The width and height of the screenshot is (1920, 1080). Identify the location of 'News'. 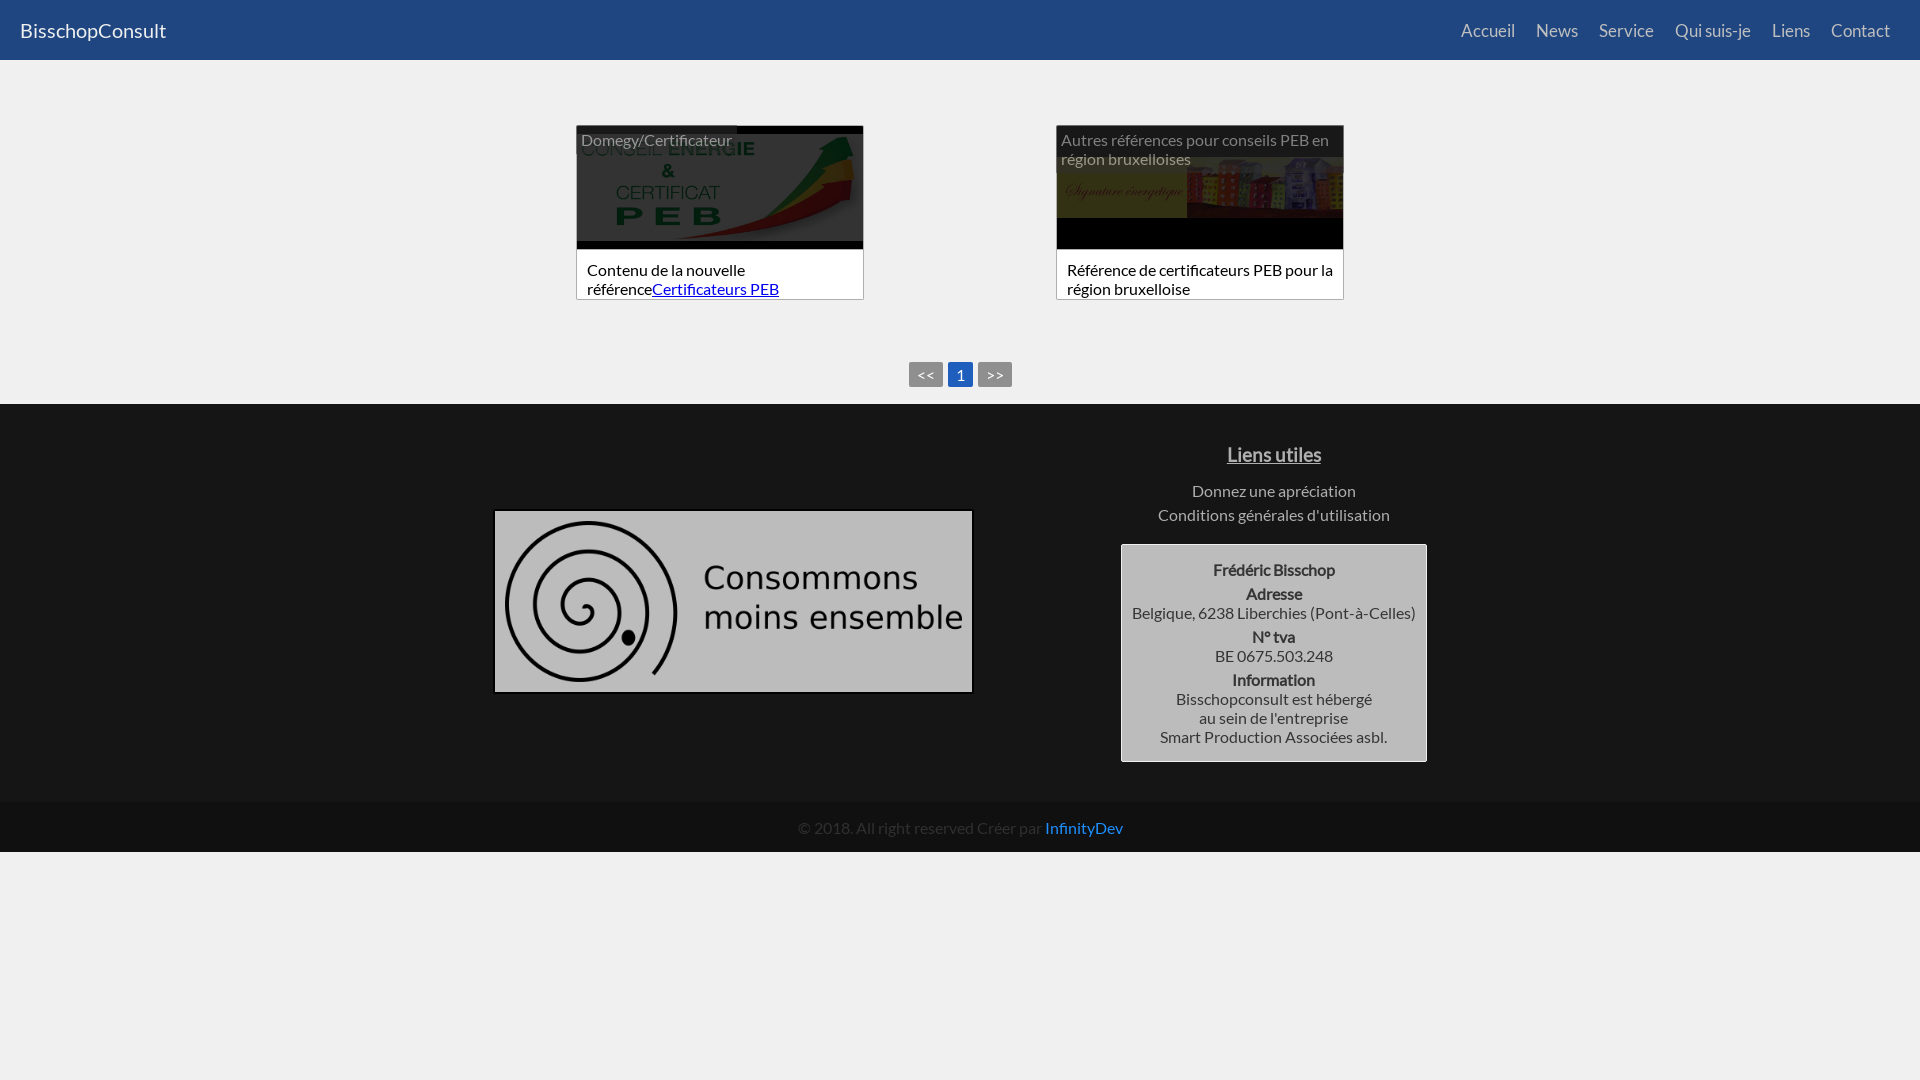
(1535, 30).